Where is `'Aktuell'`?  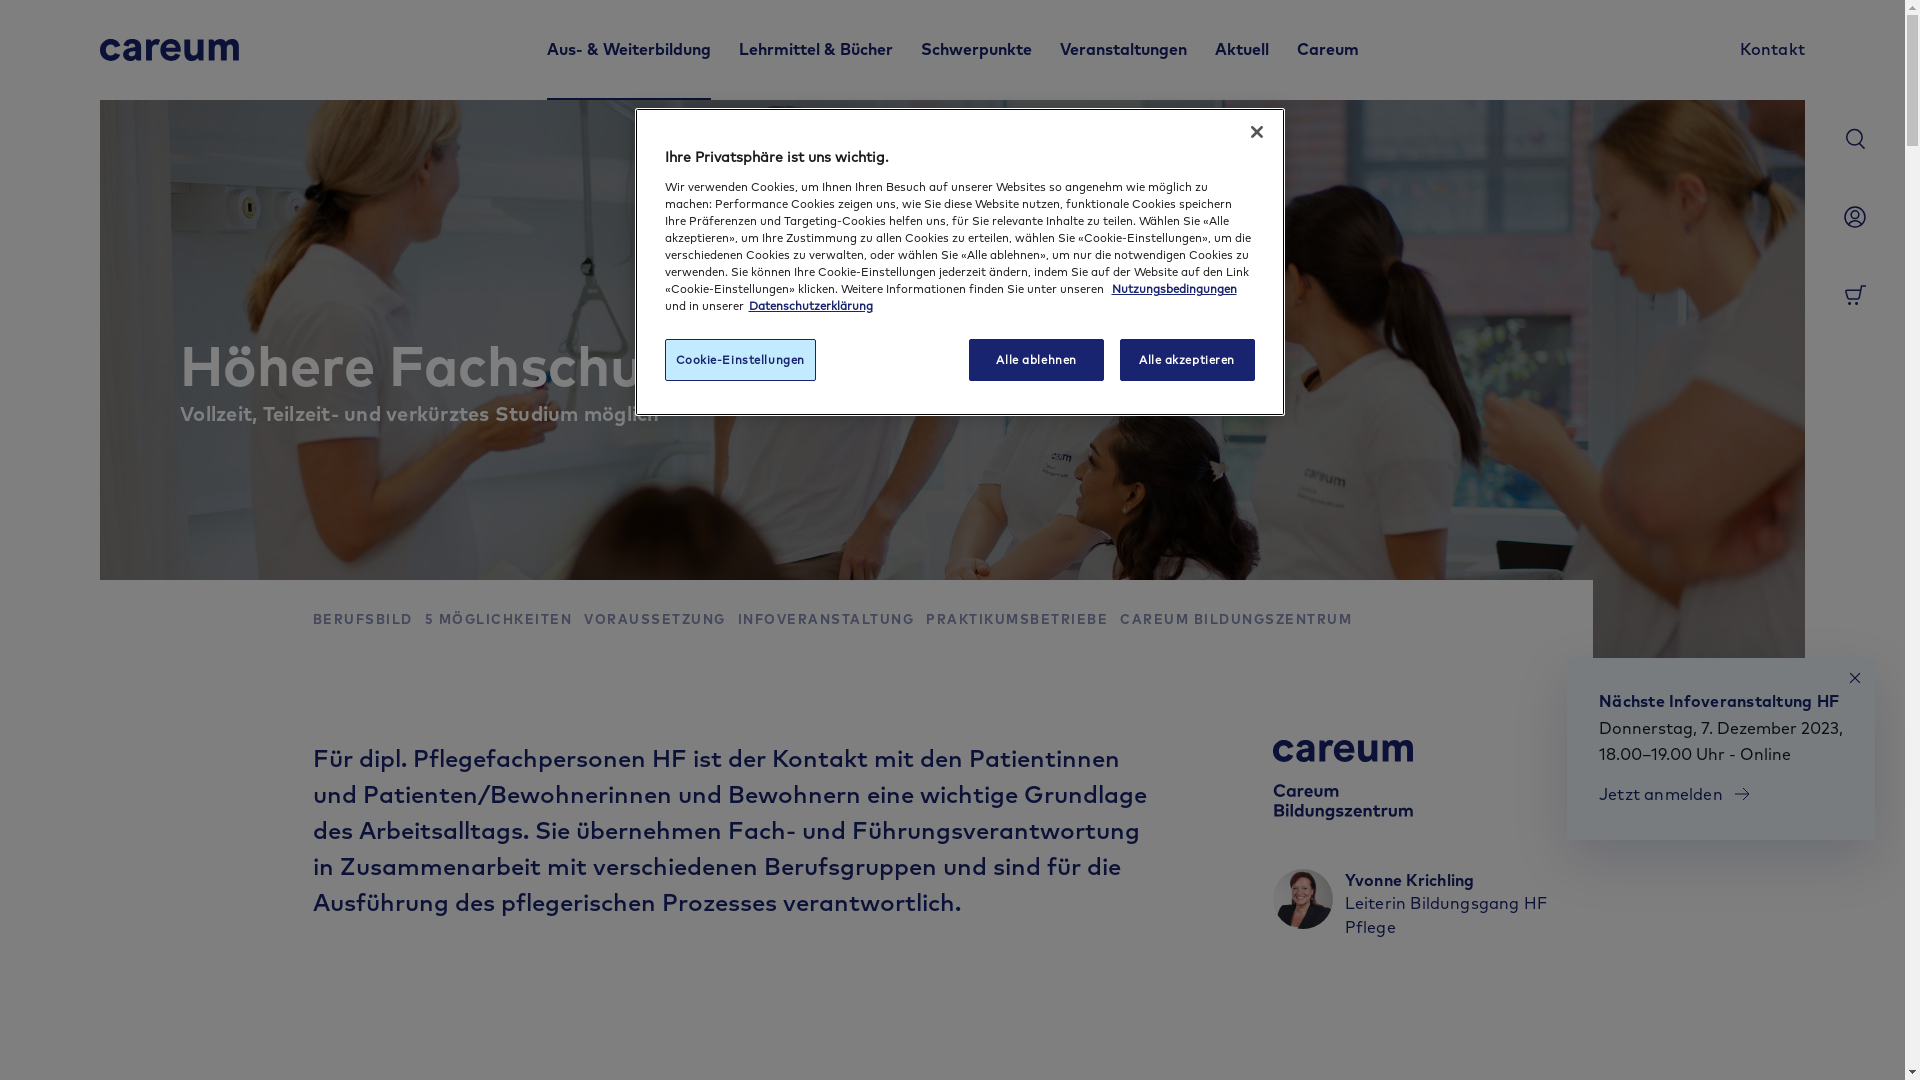
'Aktuell' is located at coordinates (1240, 49).